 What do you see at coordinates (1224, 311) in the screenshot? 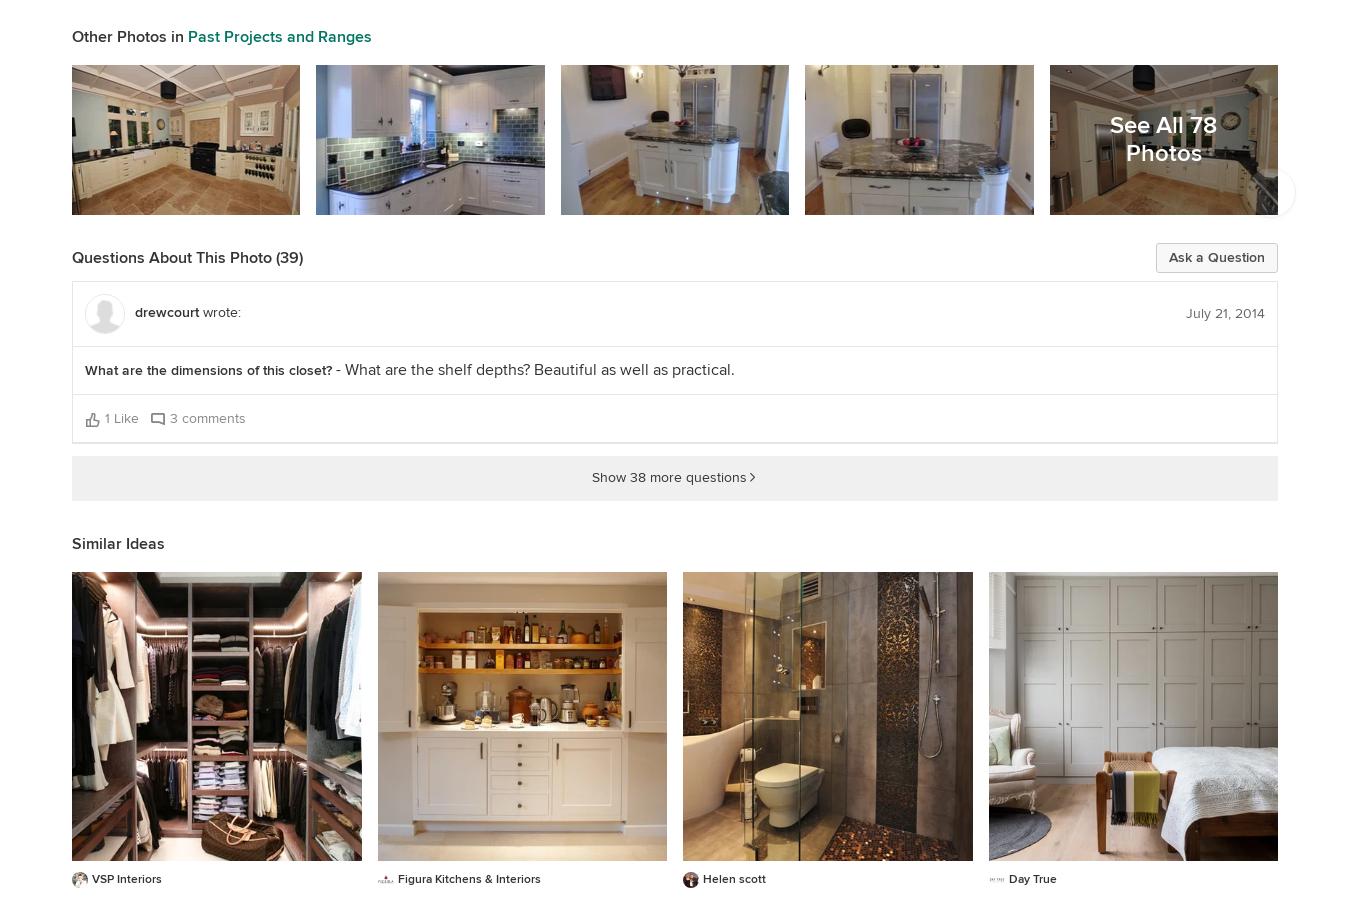
I see `'July 21, 2014'` at bounding box center [1224, 311].